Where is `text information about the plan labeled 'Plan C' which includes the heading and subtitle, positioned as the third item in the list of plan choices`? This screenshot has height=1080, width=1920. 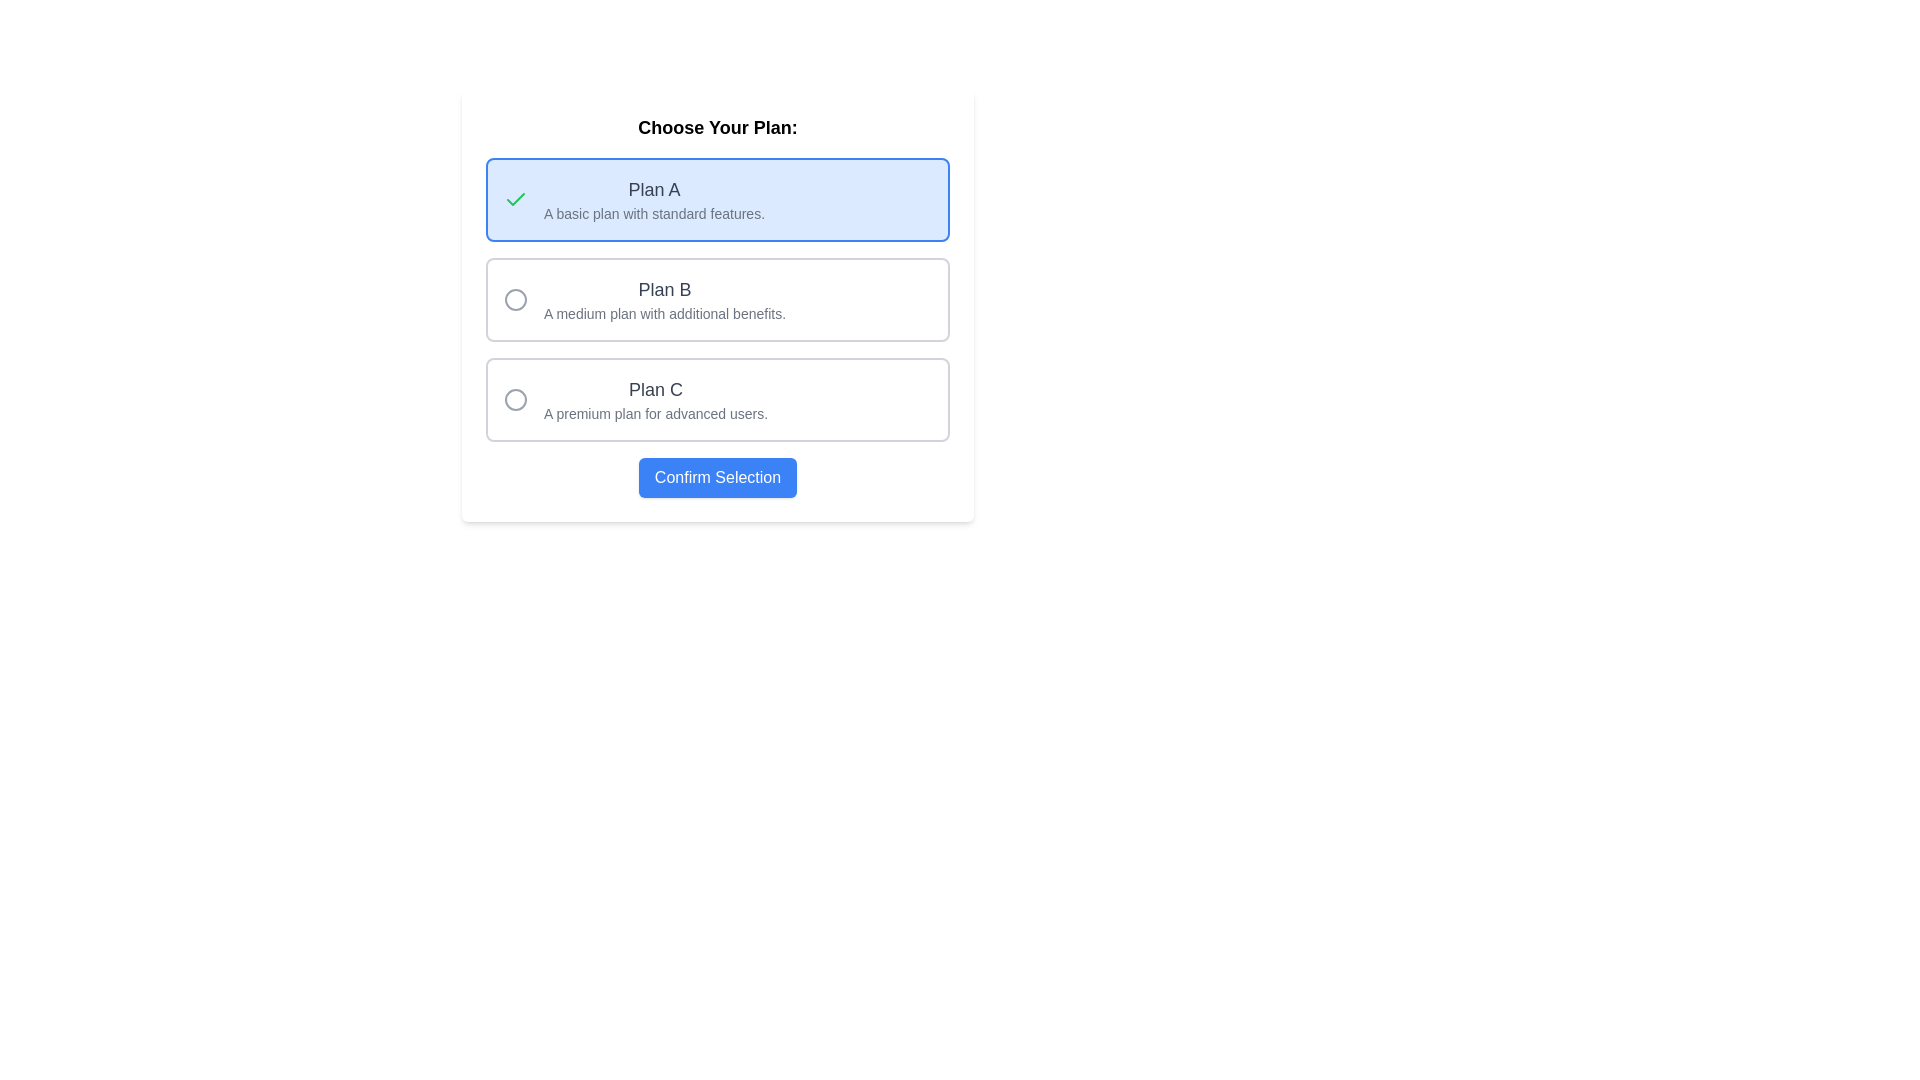 text information about the plan labeled 'Plan C' which includes the heading and subtitle, positioned as the third item in the list of plan choices is located at coordinates (635, 400).